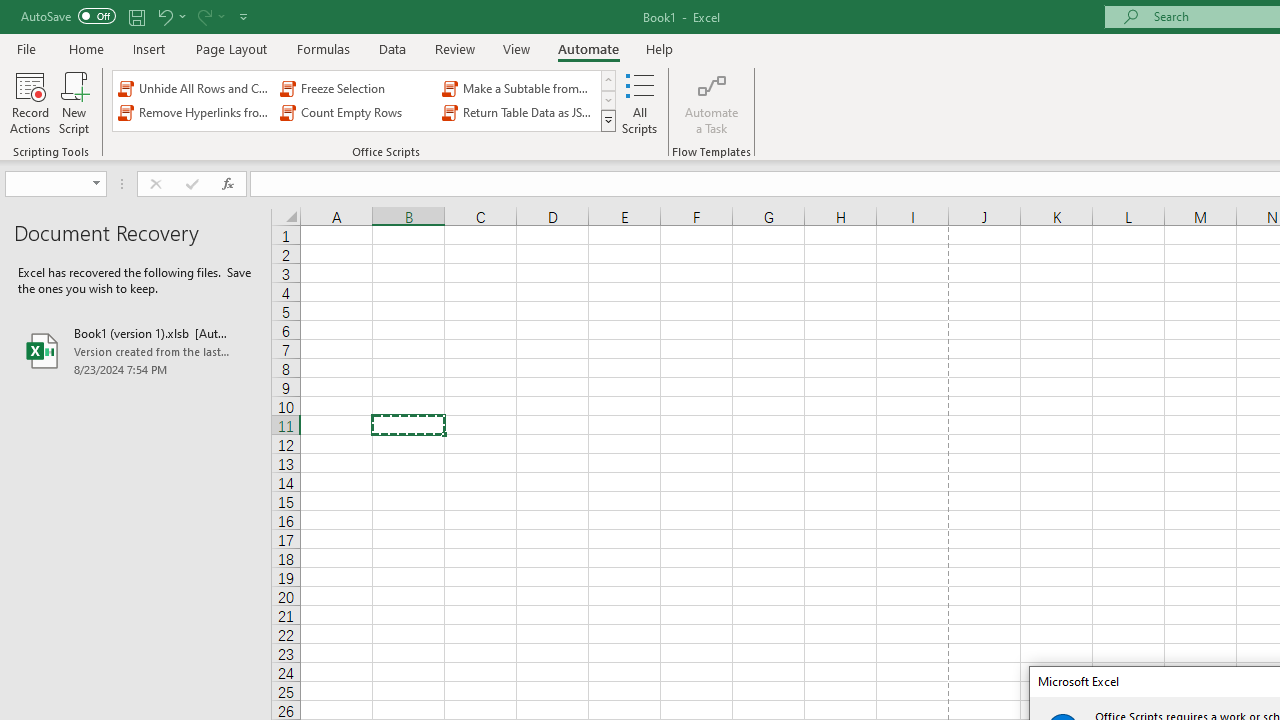  I want to click on 'Freeze Selection', so click(357, 87).